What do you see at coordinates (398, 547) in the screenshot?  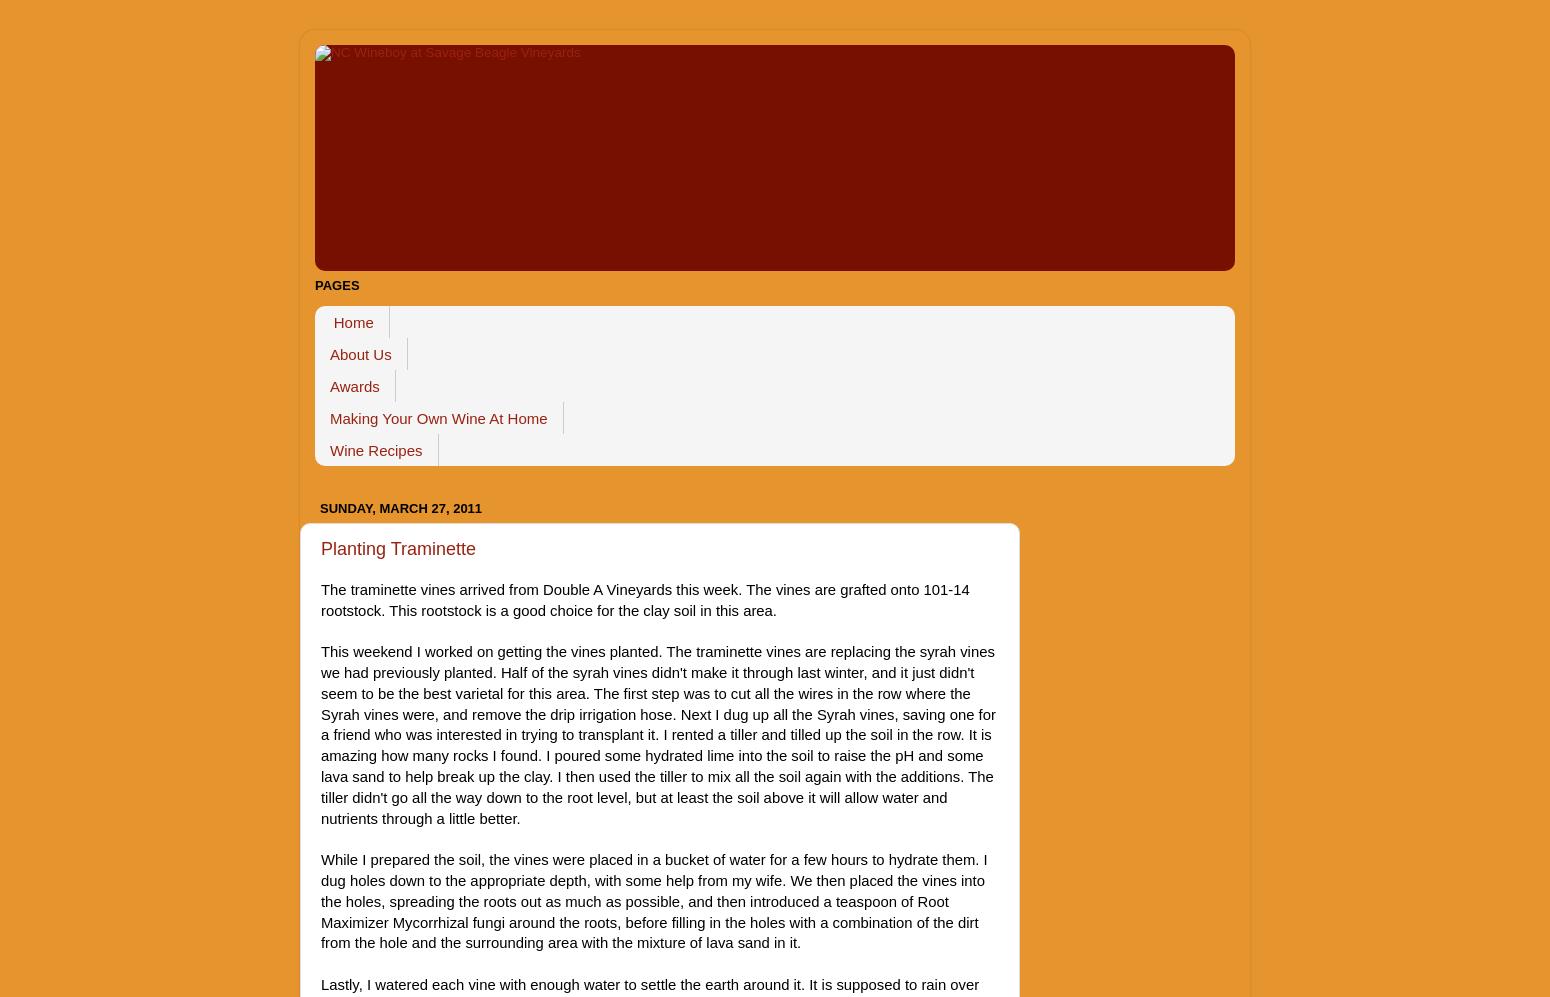 I see `'Planting Traminette'` at bounding box center [398, 547].